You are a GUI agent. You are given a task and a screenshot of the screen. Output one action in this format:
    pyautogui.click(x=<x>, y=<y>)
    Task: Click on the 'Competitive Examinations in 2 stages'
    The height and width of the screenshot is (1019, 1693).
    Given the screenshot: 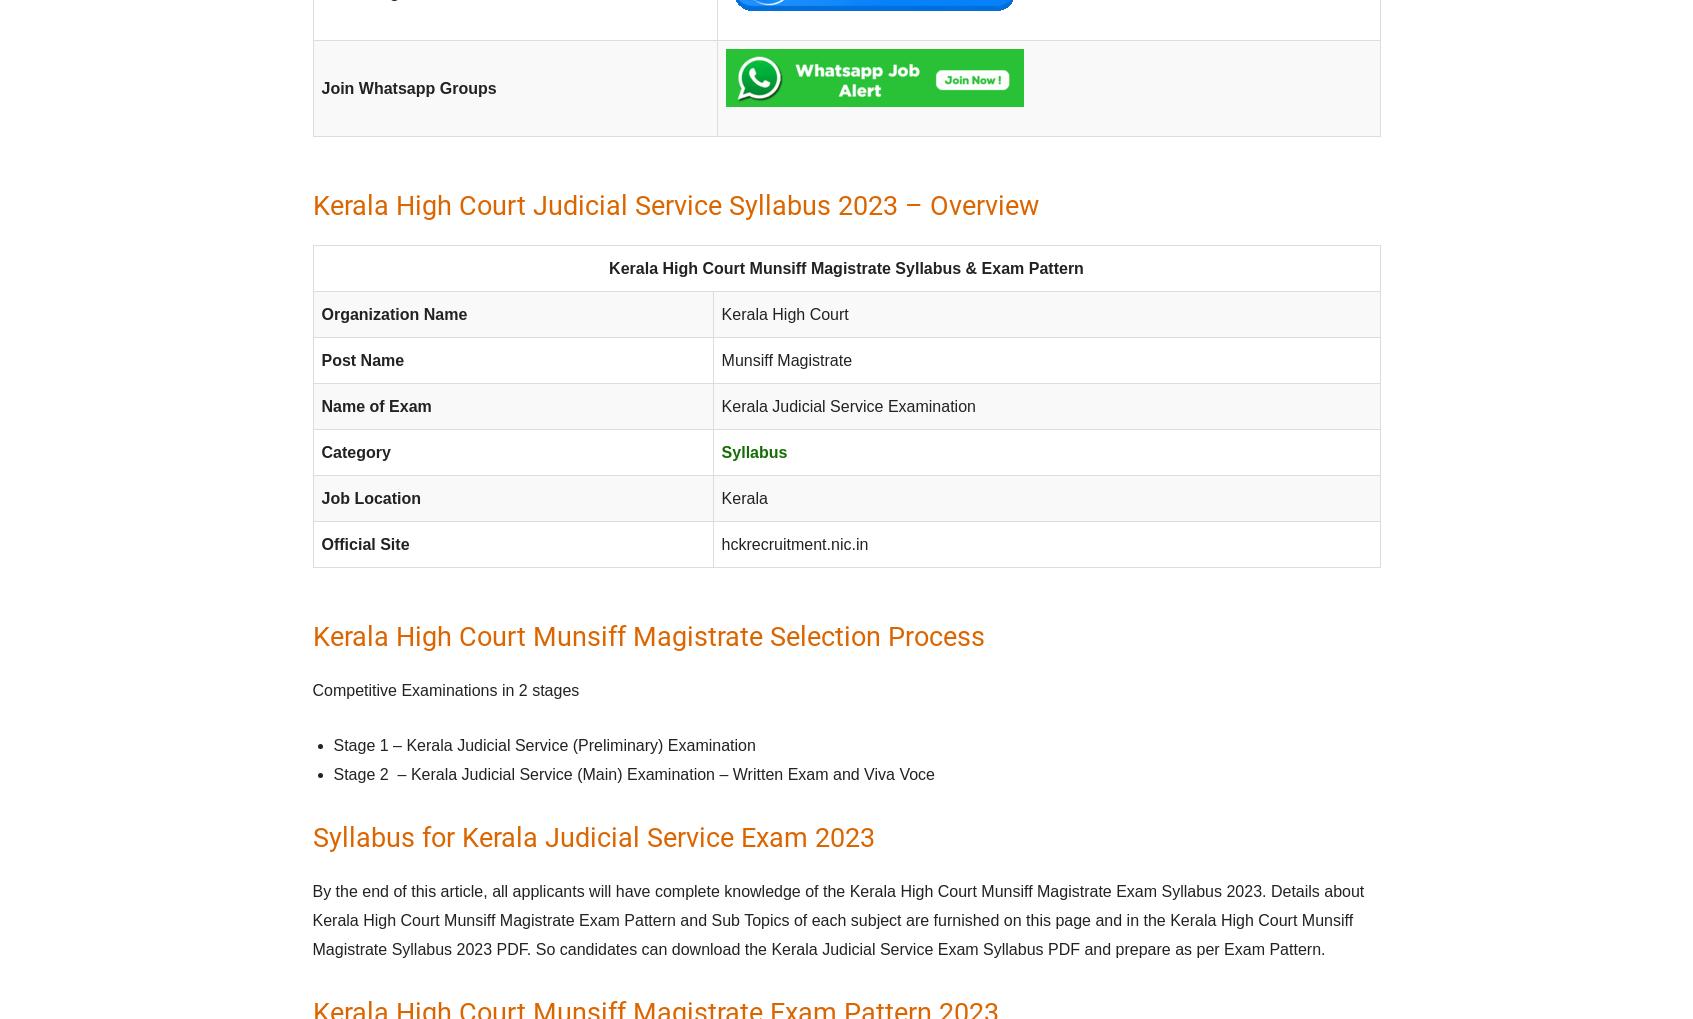 What is the action you would take?
    pyautogui.click(x=444, y=689)
    